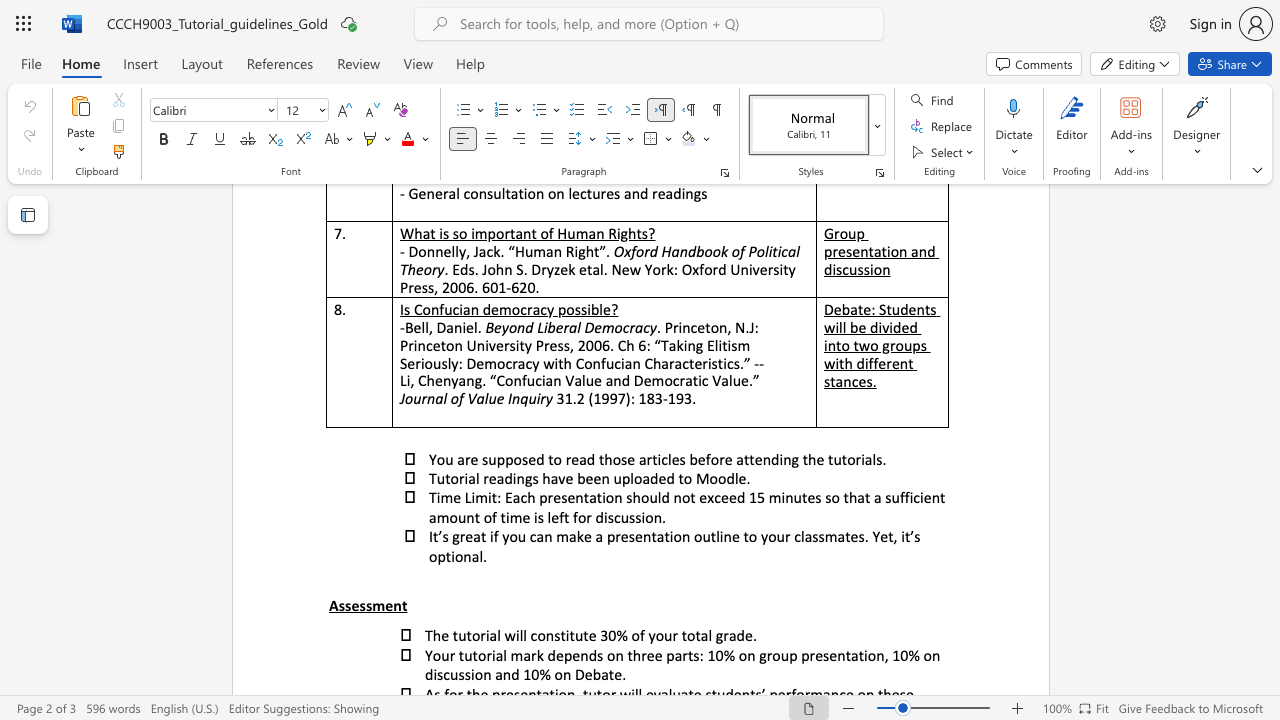 The height and width of the screenshot is (720, 1280). What do you see at coordinates (463, 459) in the screenshot?
I see `the subset text "re suppose" within the text "You are supposed to read those articles before attending the tutorials."` at bounding box center [463, 459].